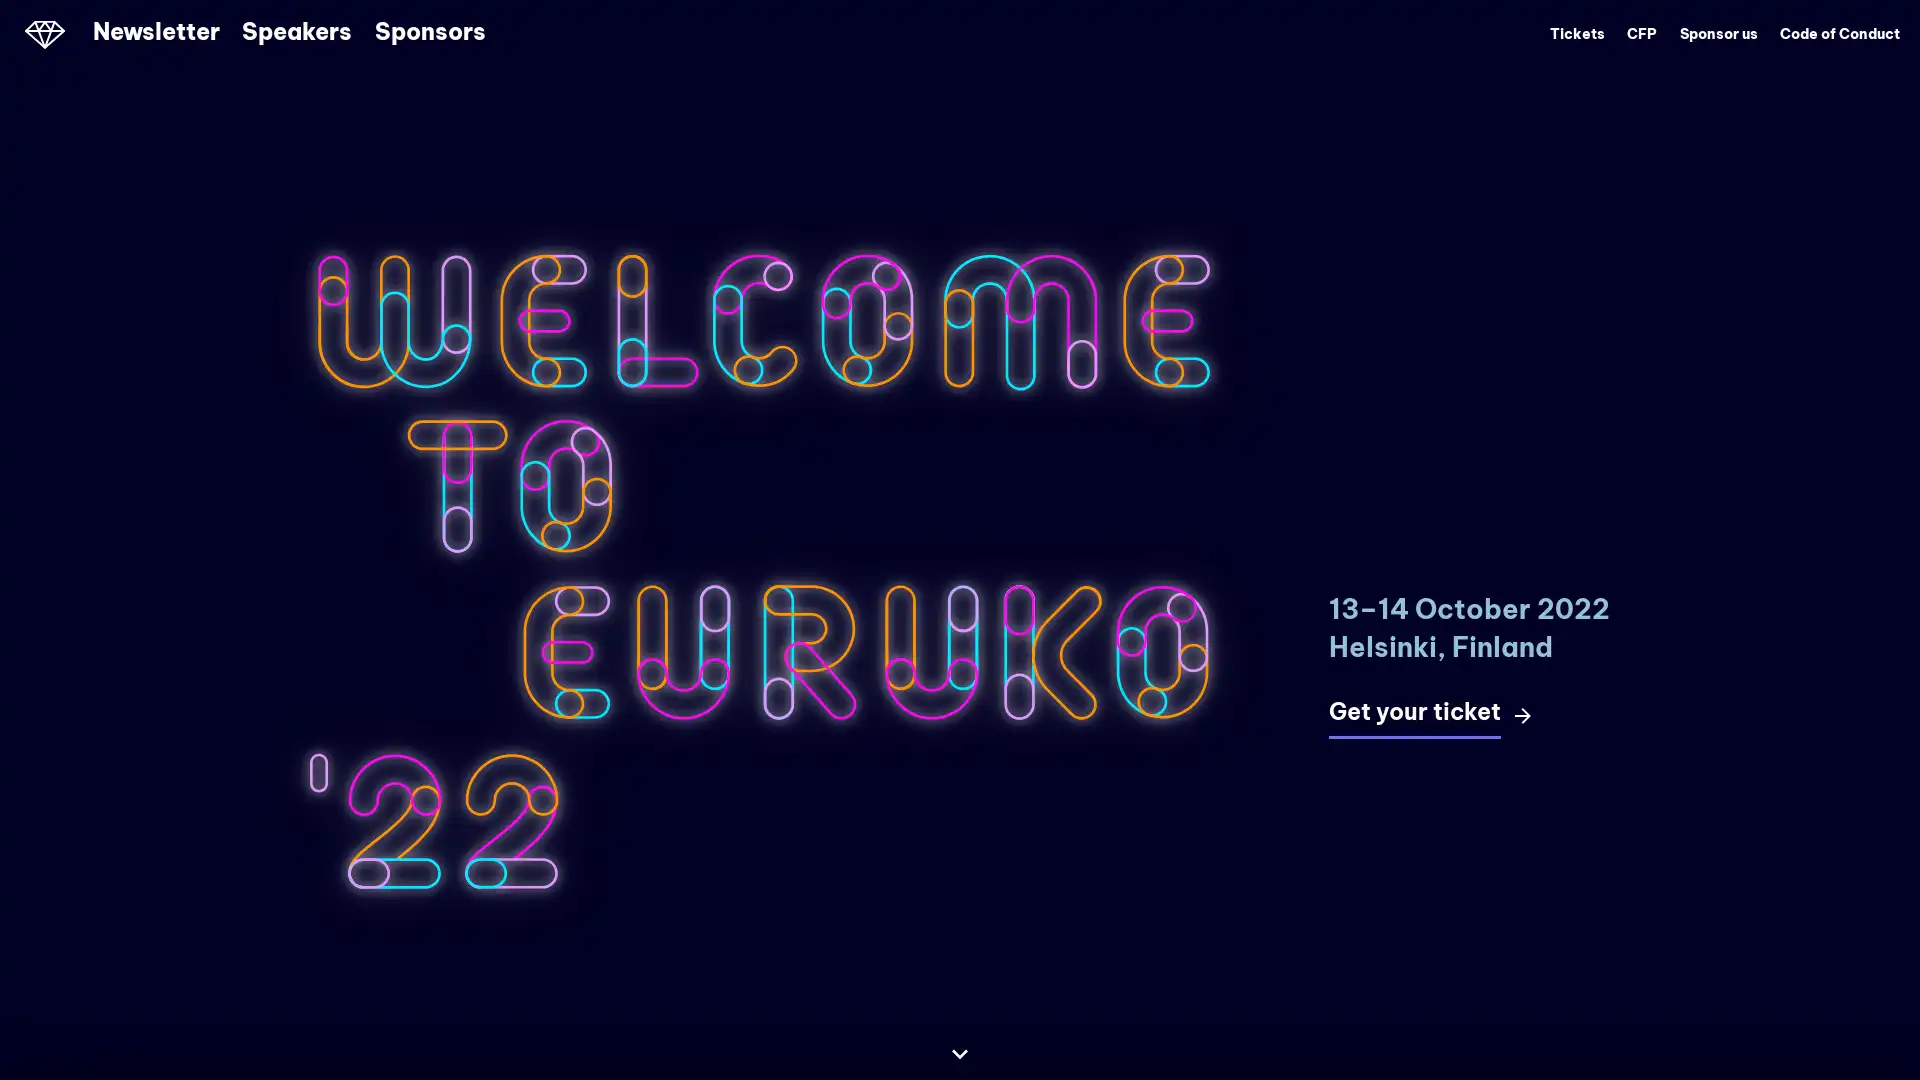 This screenshot has height=1080, width=1920. What do you see at coordinates (960, 1052) in the screenshot?
I see `Continue` at bounding box center [960, 1052].